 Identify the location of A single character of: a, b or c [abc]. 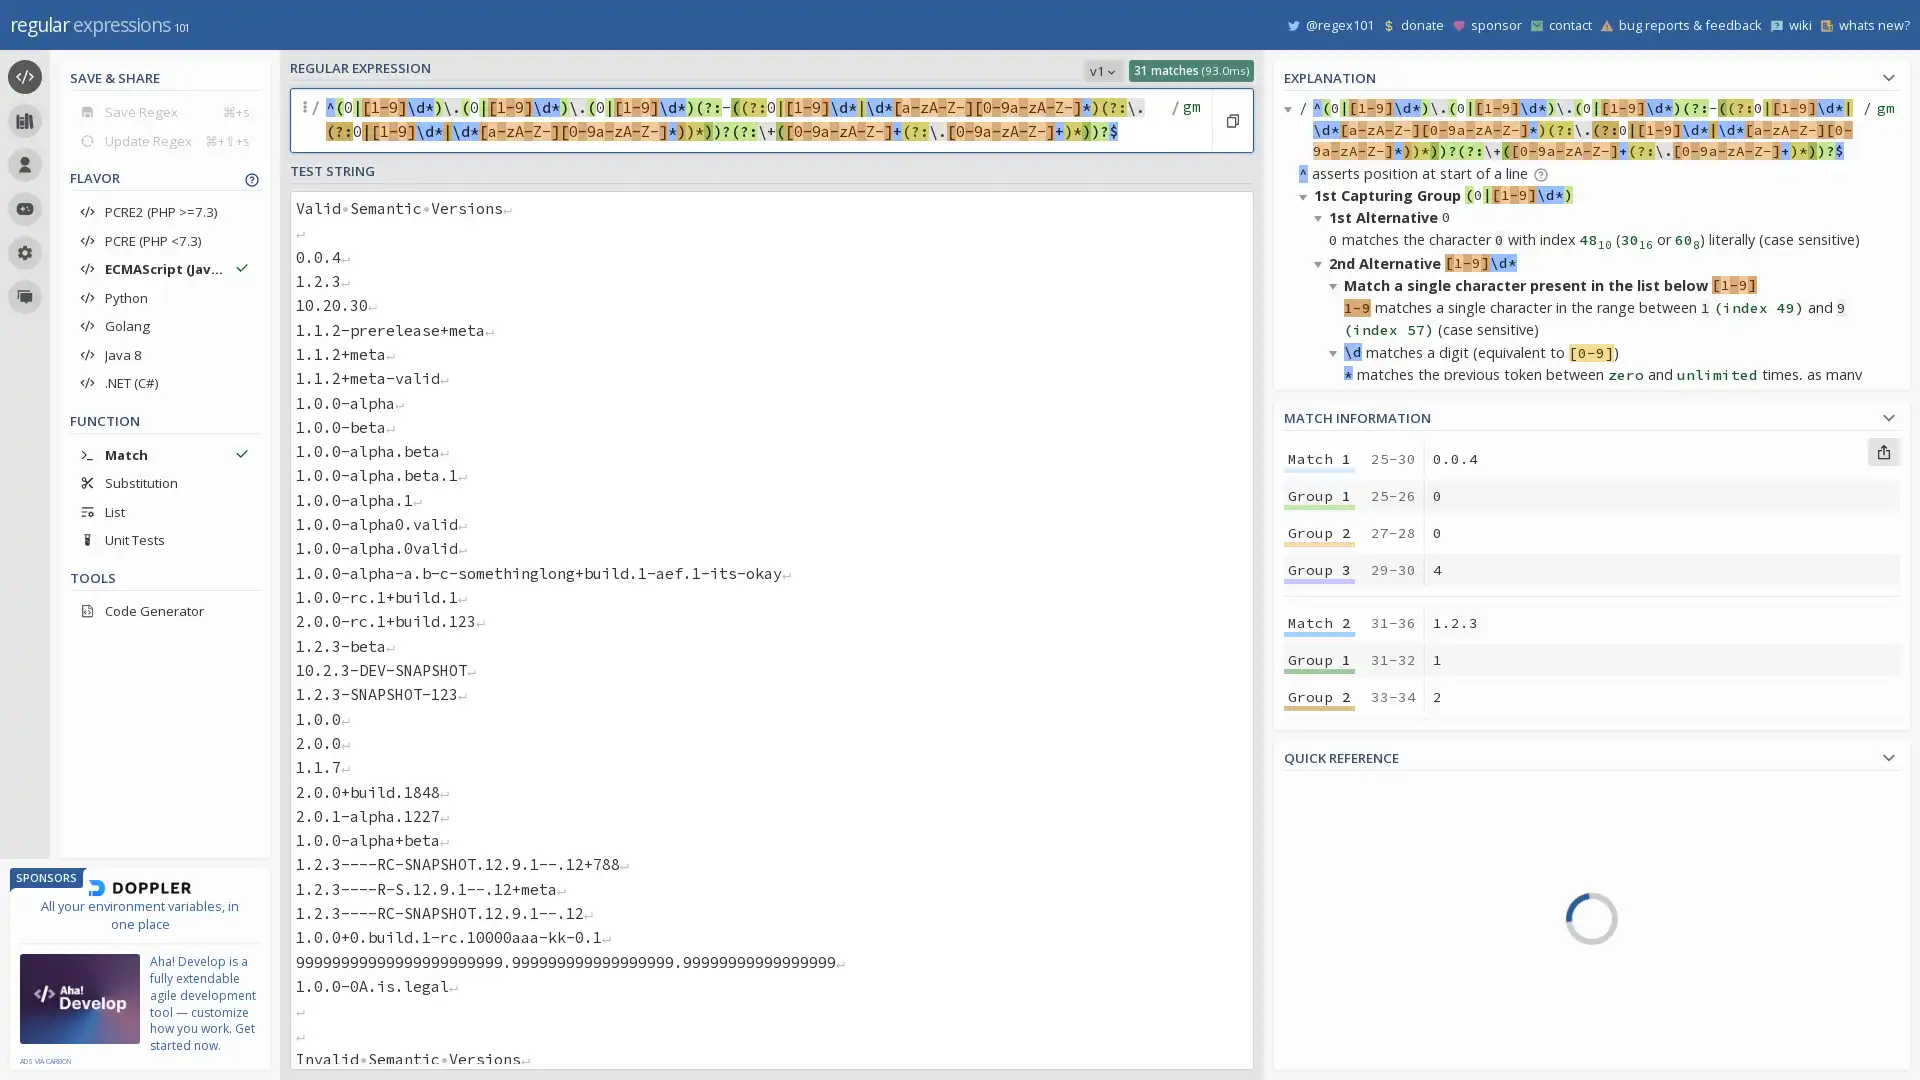
(1691, 790).